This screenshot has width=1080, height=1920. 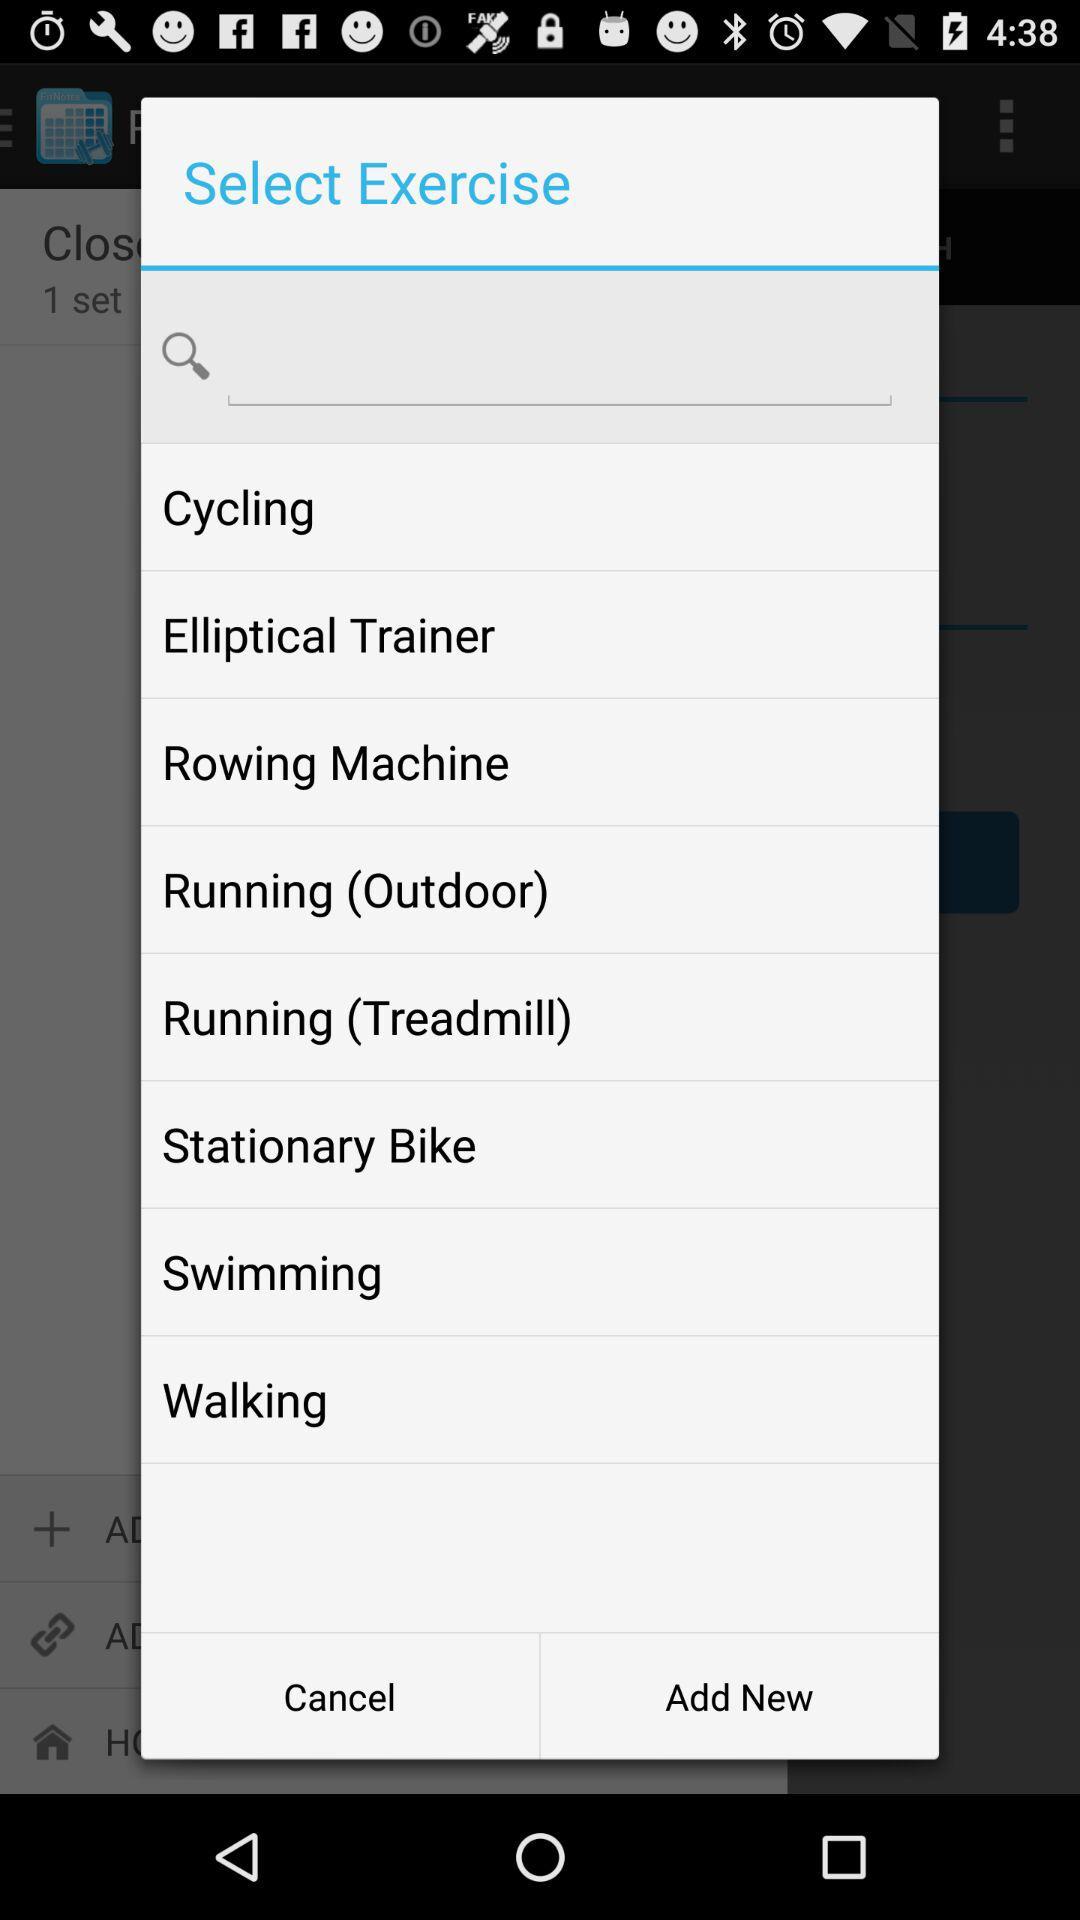 I want to click on the item below the rowing machine app, so click(x=540, y=888).